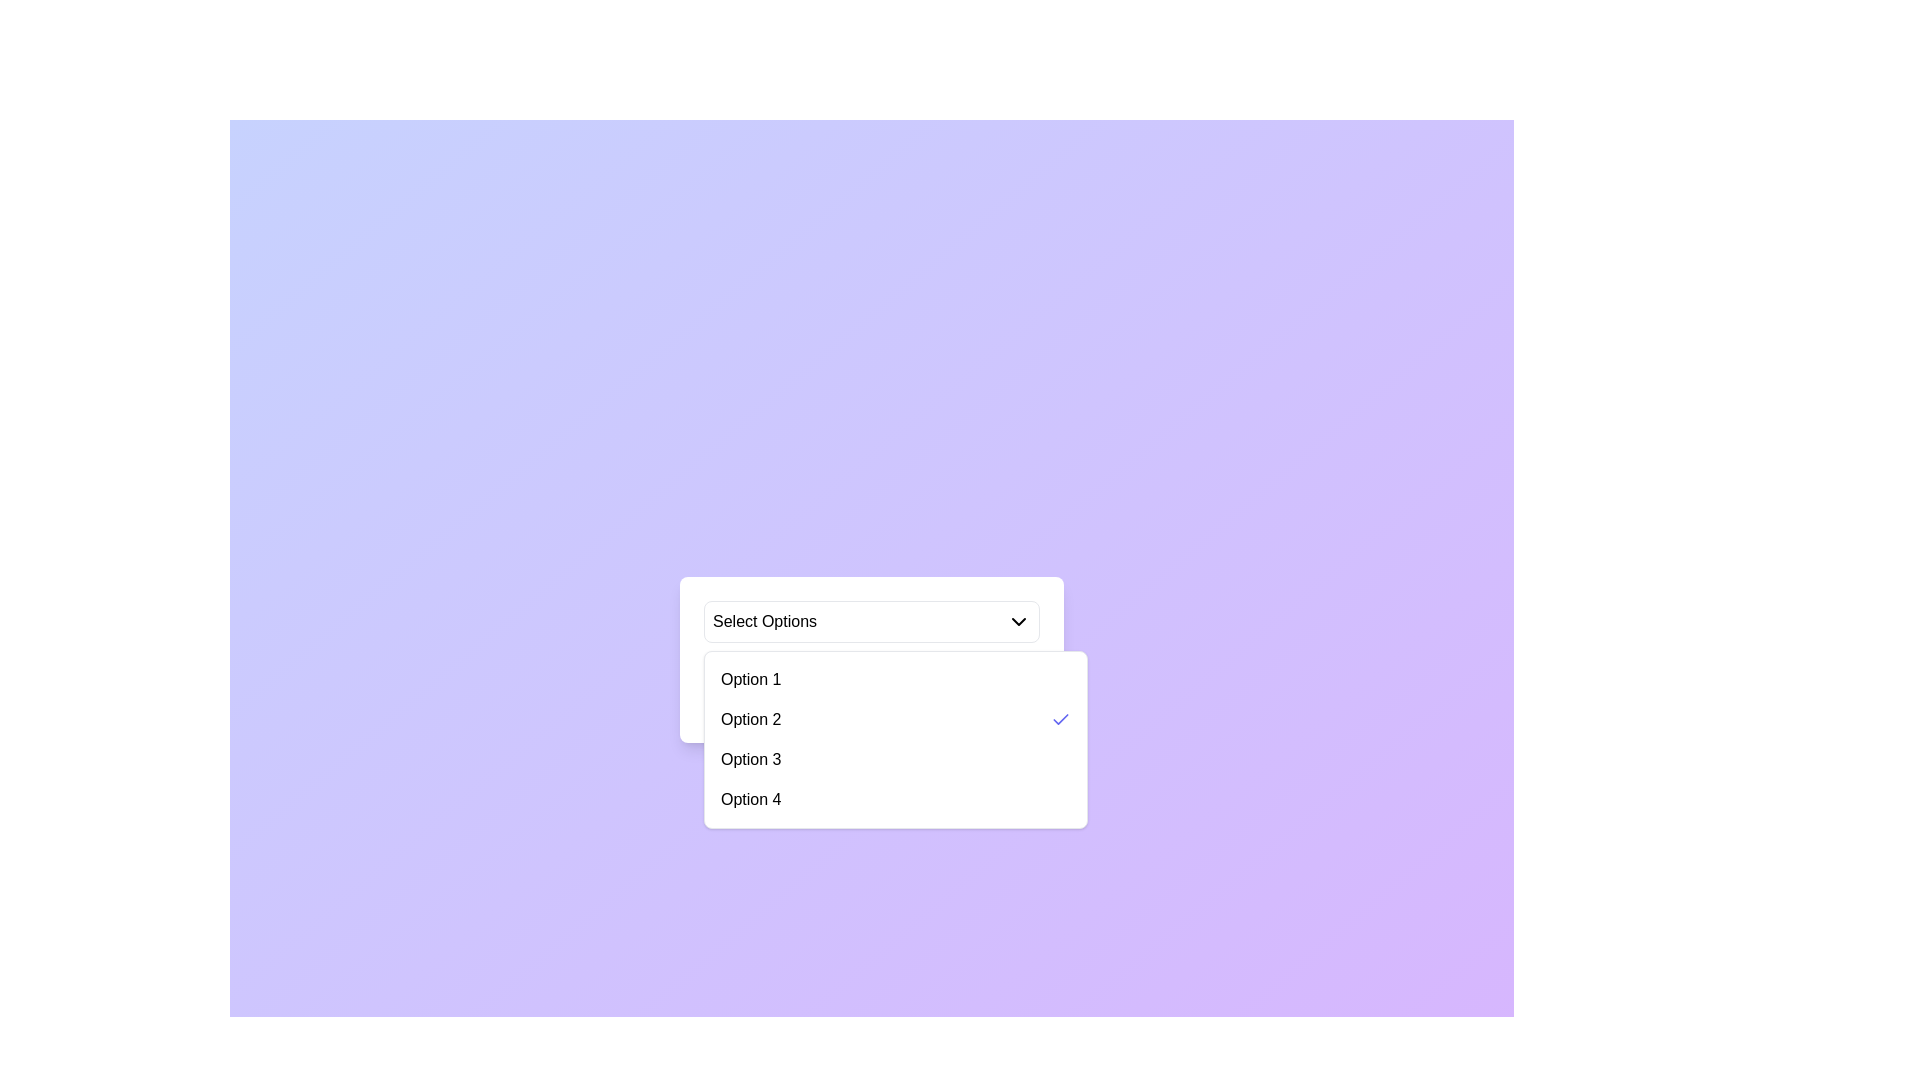  Describe the element at coordinates (895, 798) in the screenshot. I see `the 'Option 4' in the dropdown menu` at that location.